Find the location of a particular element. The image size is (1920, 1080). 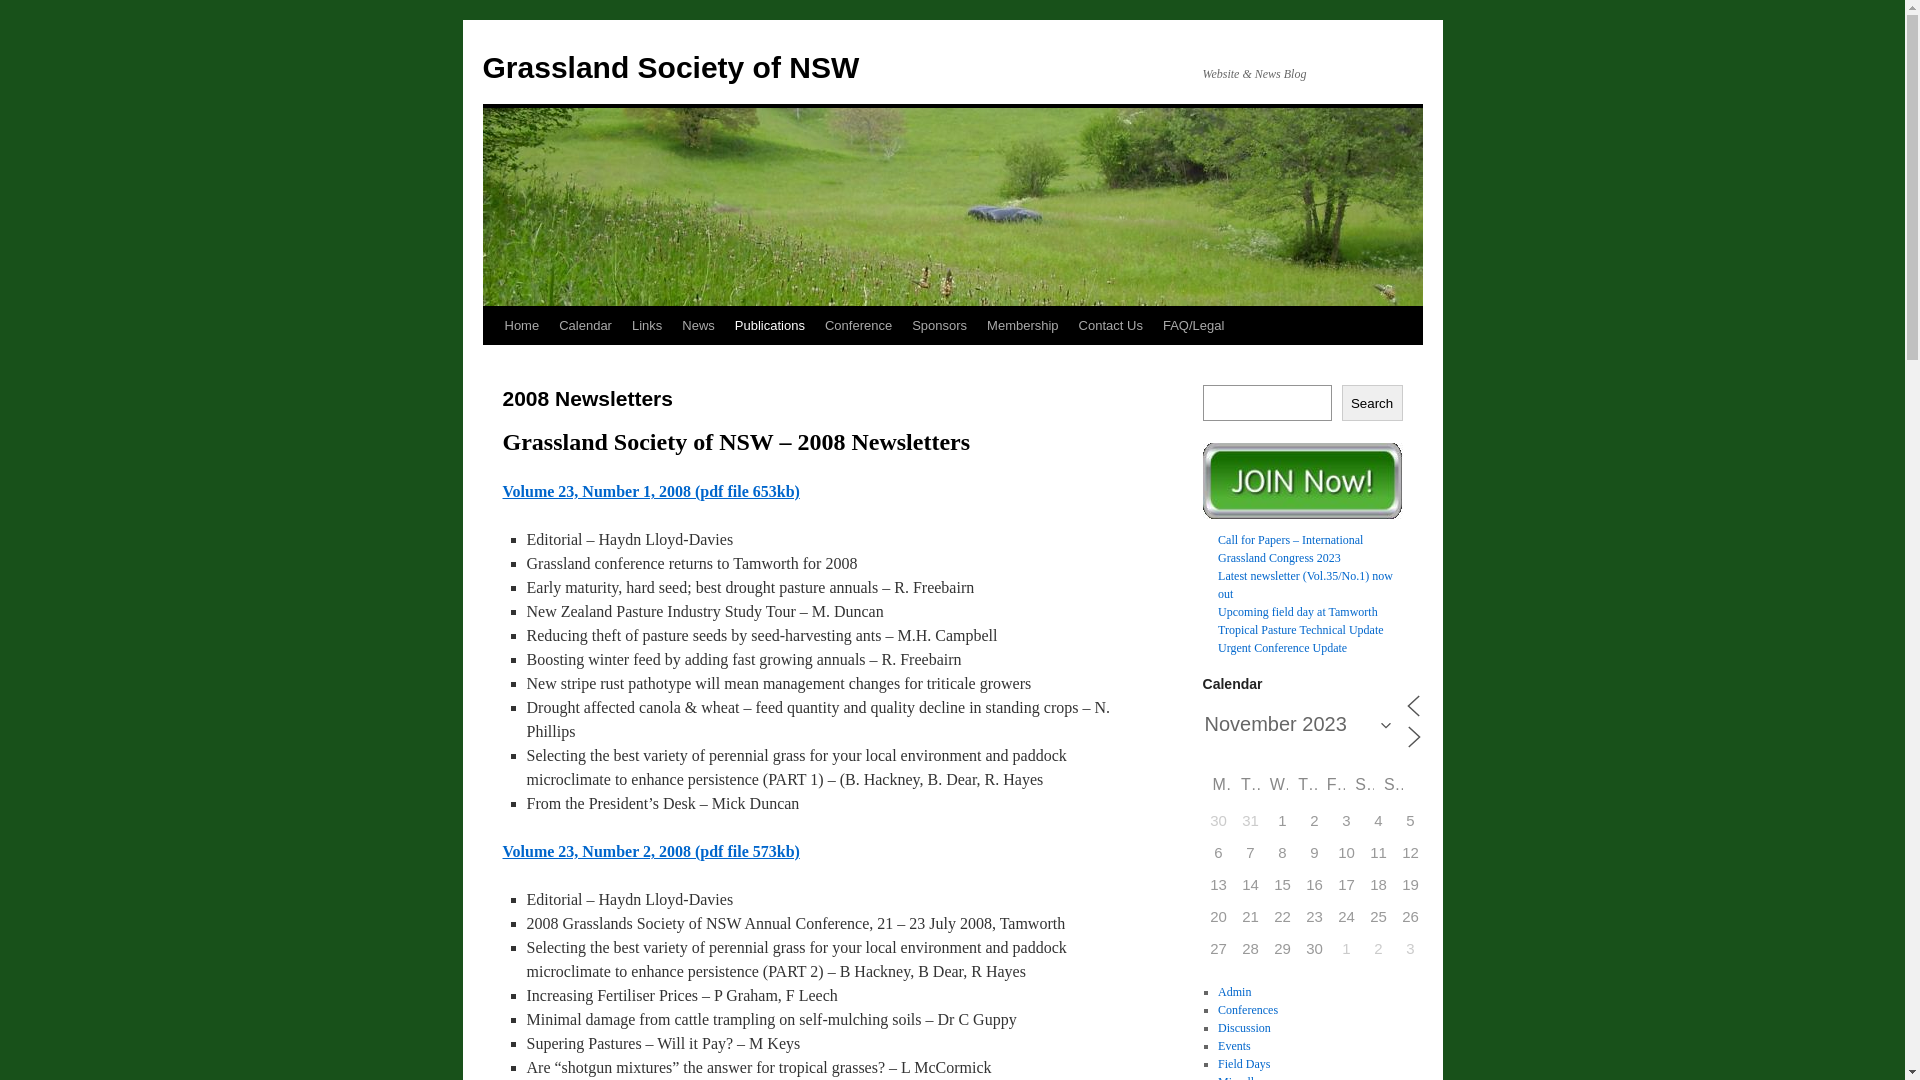

'Conferences' is located at coordinates (1217, 1010).